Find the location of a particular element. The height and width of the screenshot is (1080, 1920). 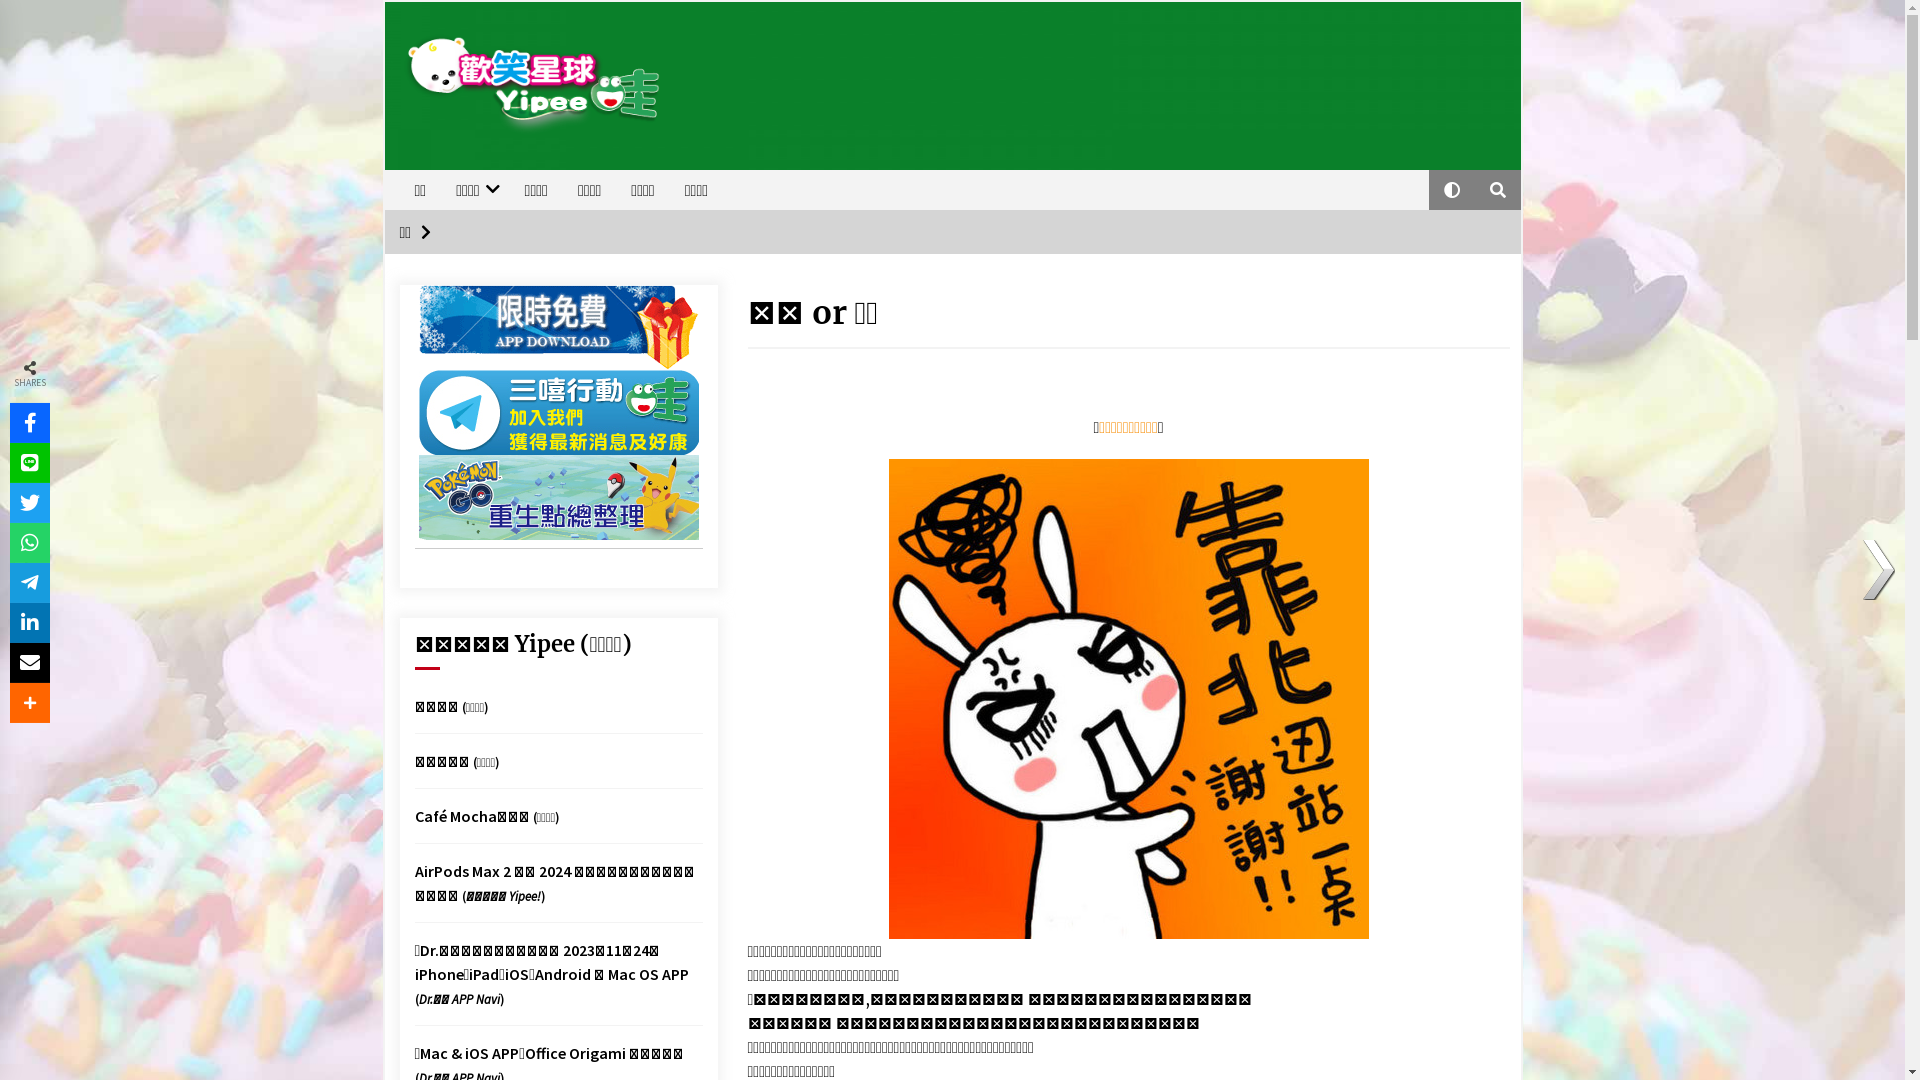

'Share this on Facebook' is located at coordinates (29, 422).